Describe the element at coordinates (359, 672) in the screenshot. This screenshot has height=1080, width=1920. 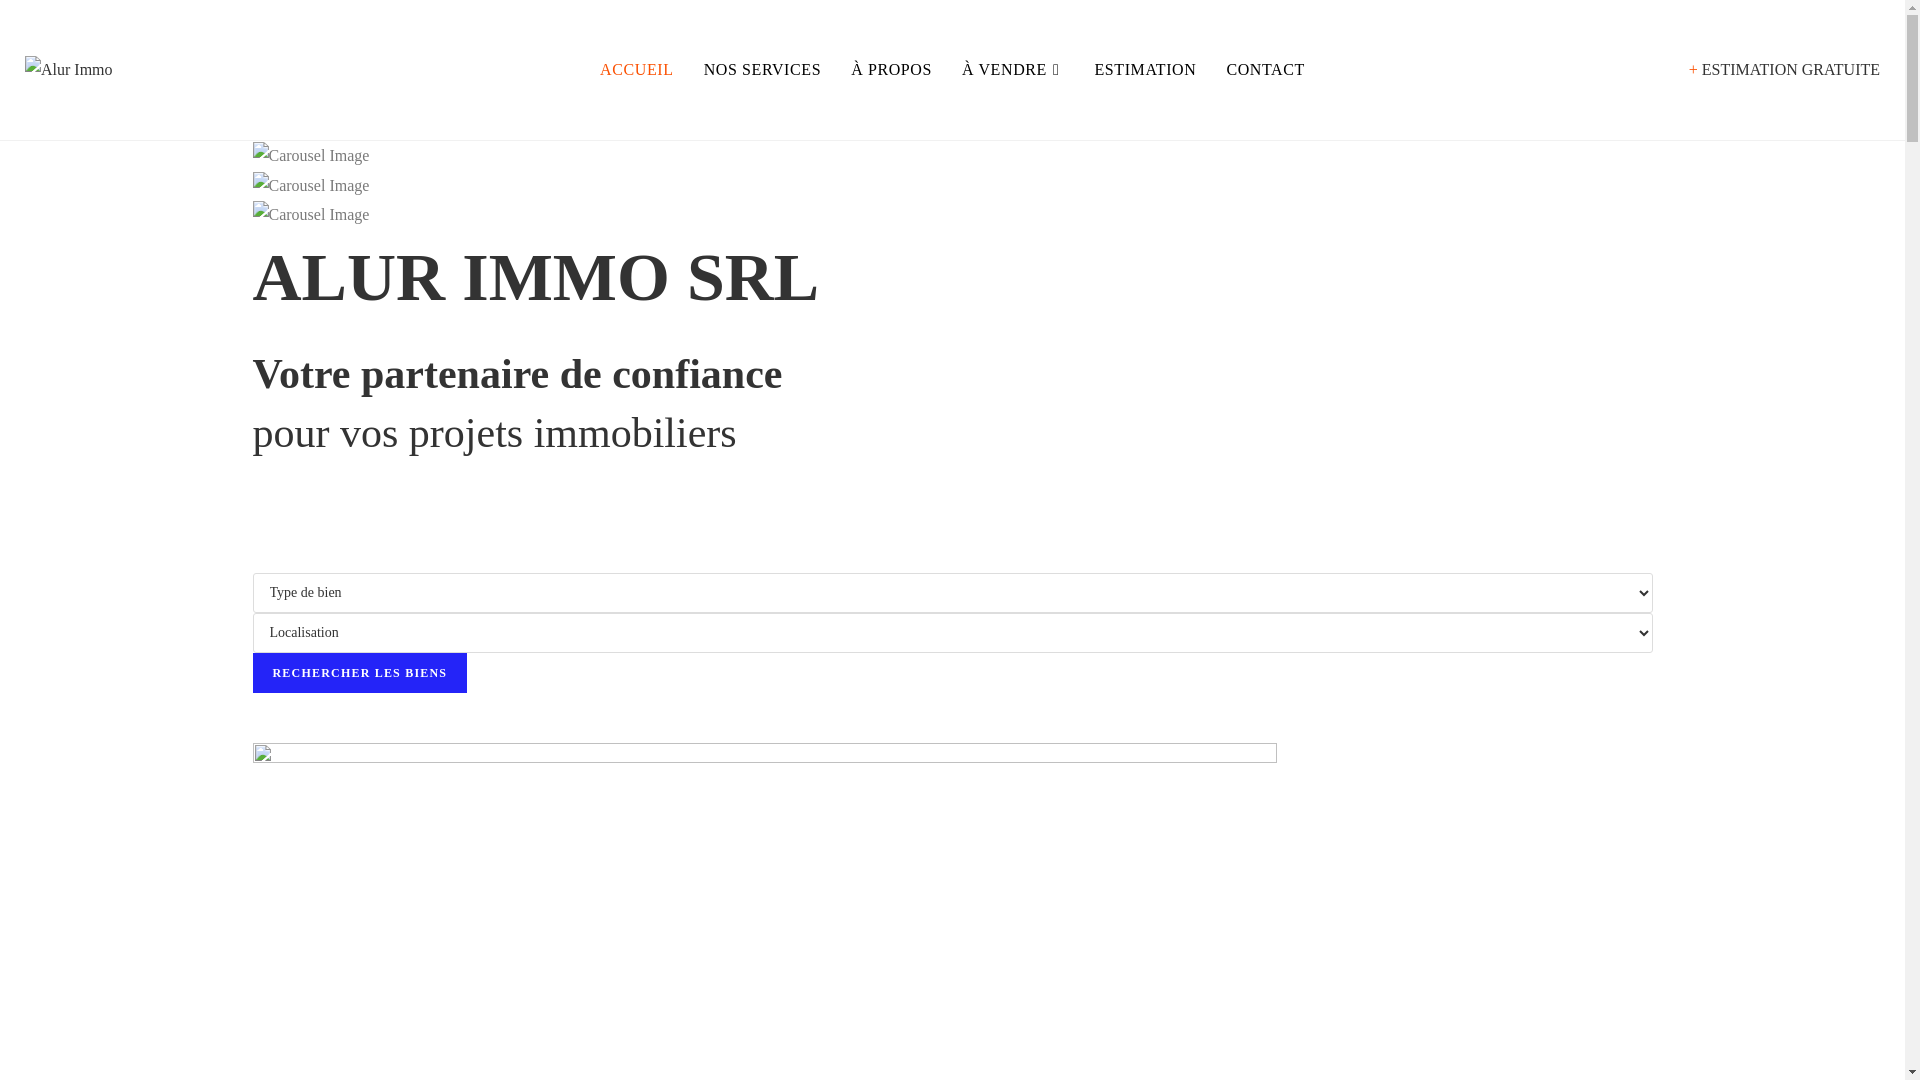
I see `'Rechercher les biens'` at that location.